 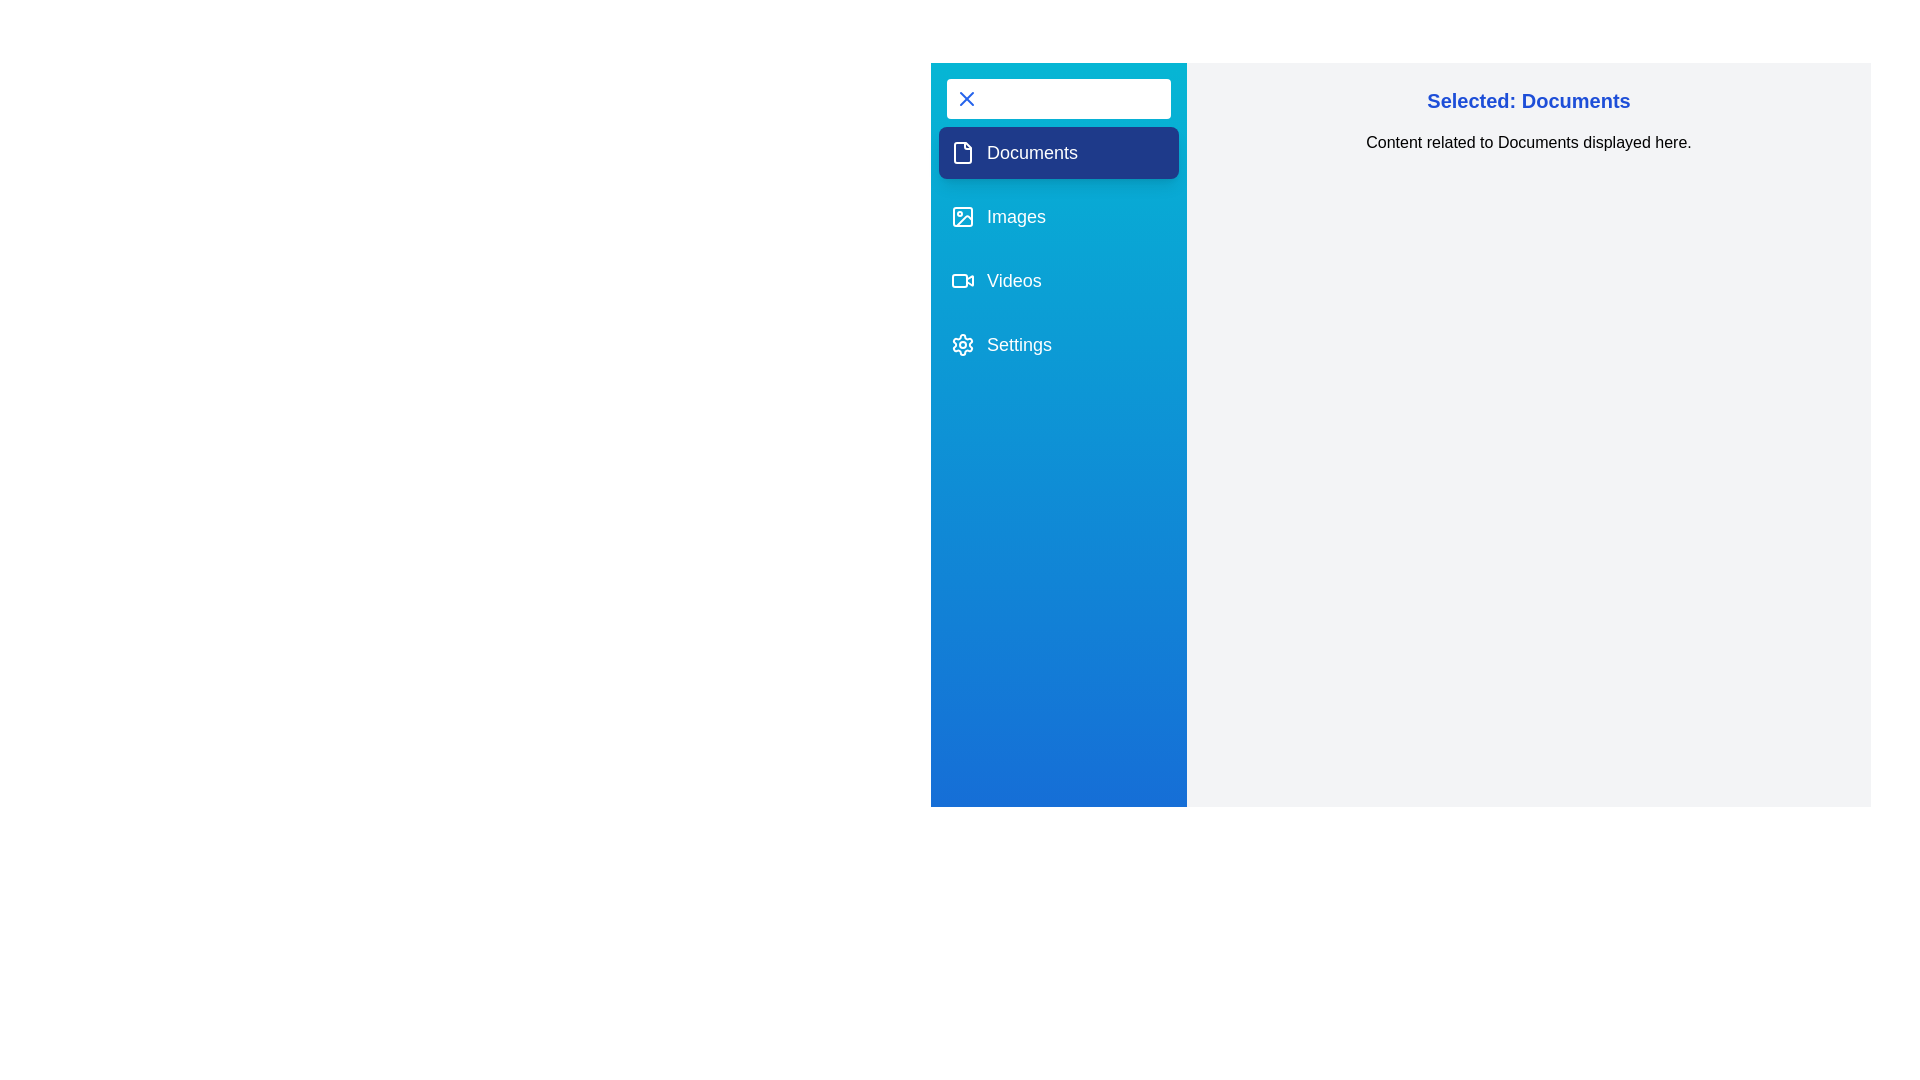 I want to click on the tab Documents from the MultimediaDrawer component, so click(x=1058, y=152).